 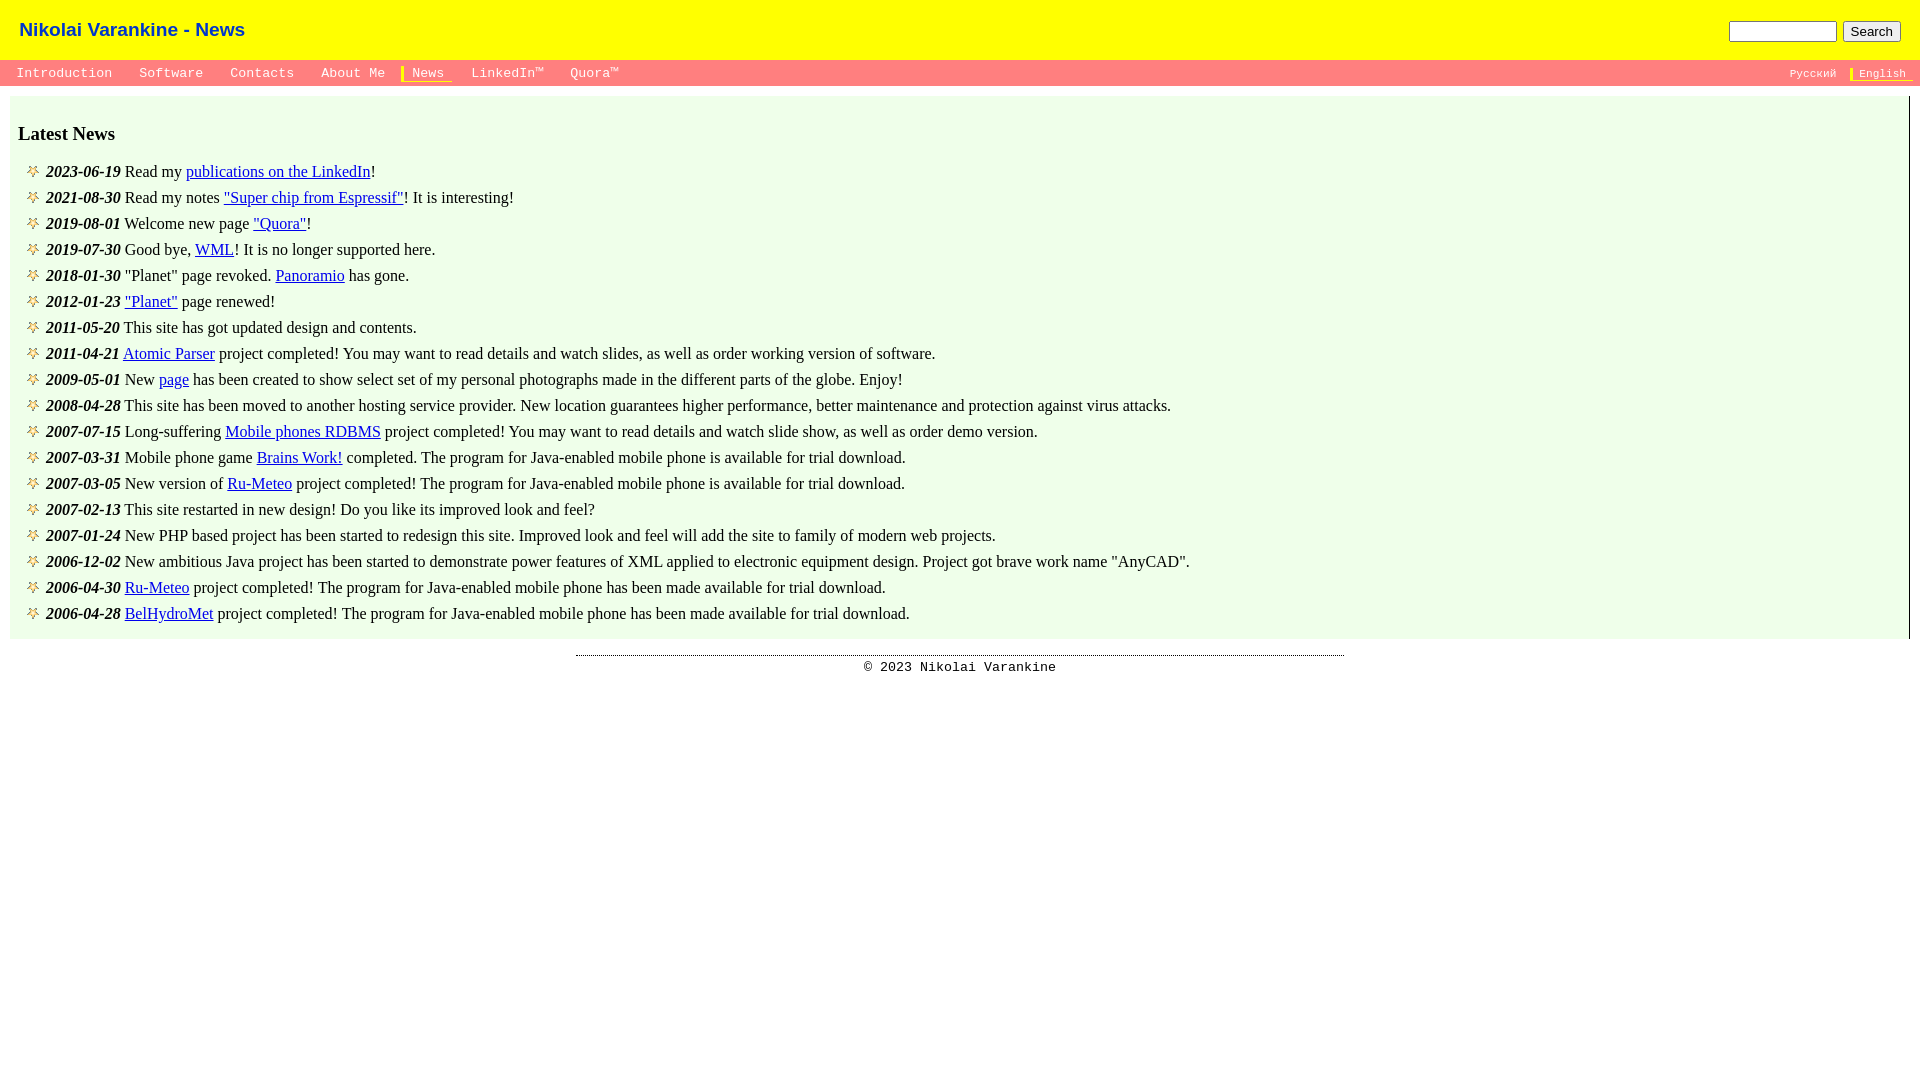 What do you see at coordinates (214, 248) in the screenshot?
I see `'WML'` at bounding box center [214, 248].